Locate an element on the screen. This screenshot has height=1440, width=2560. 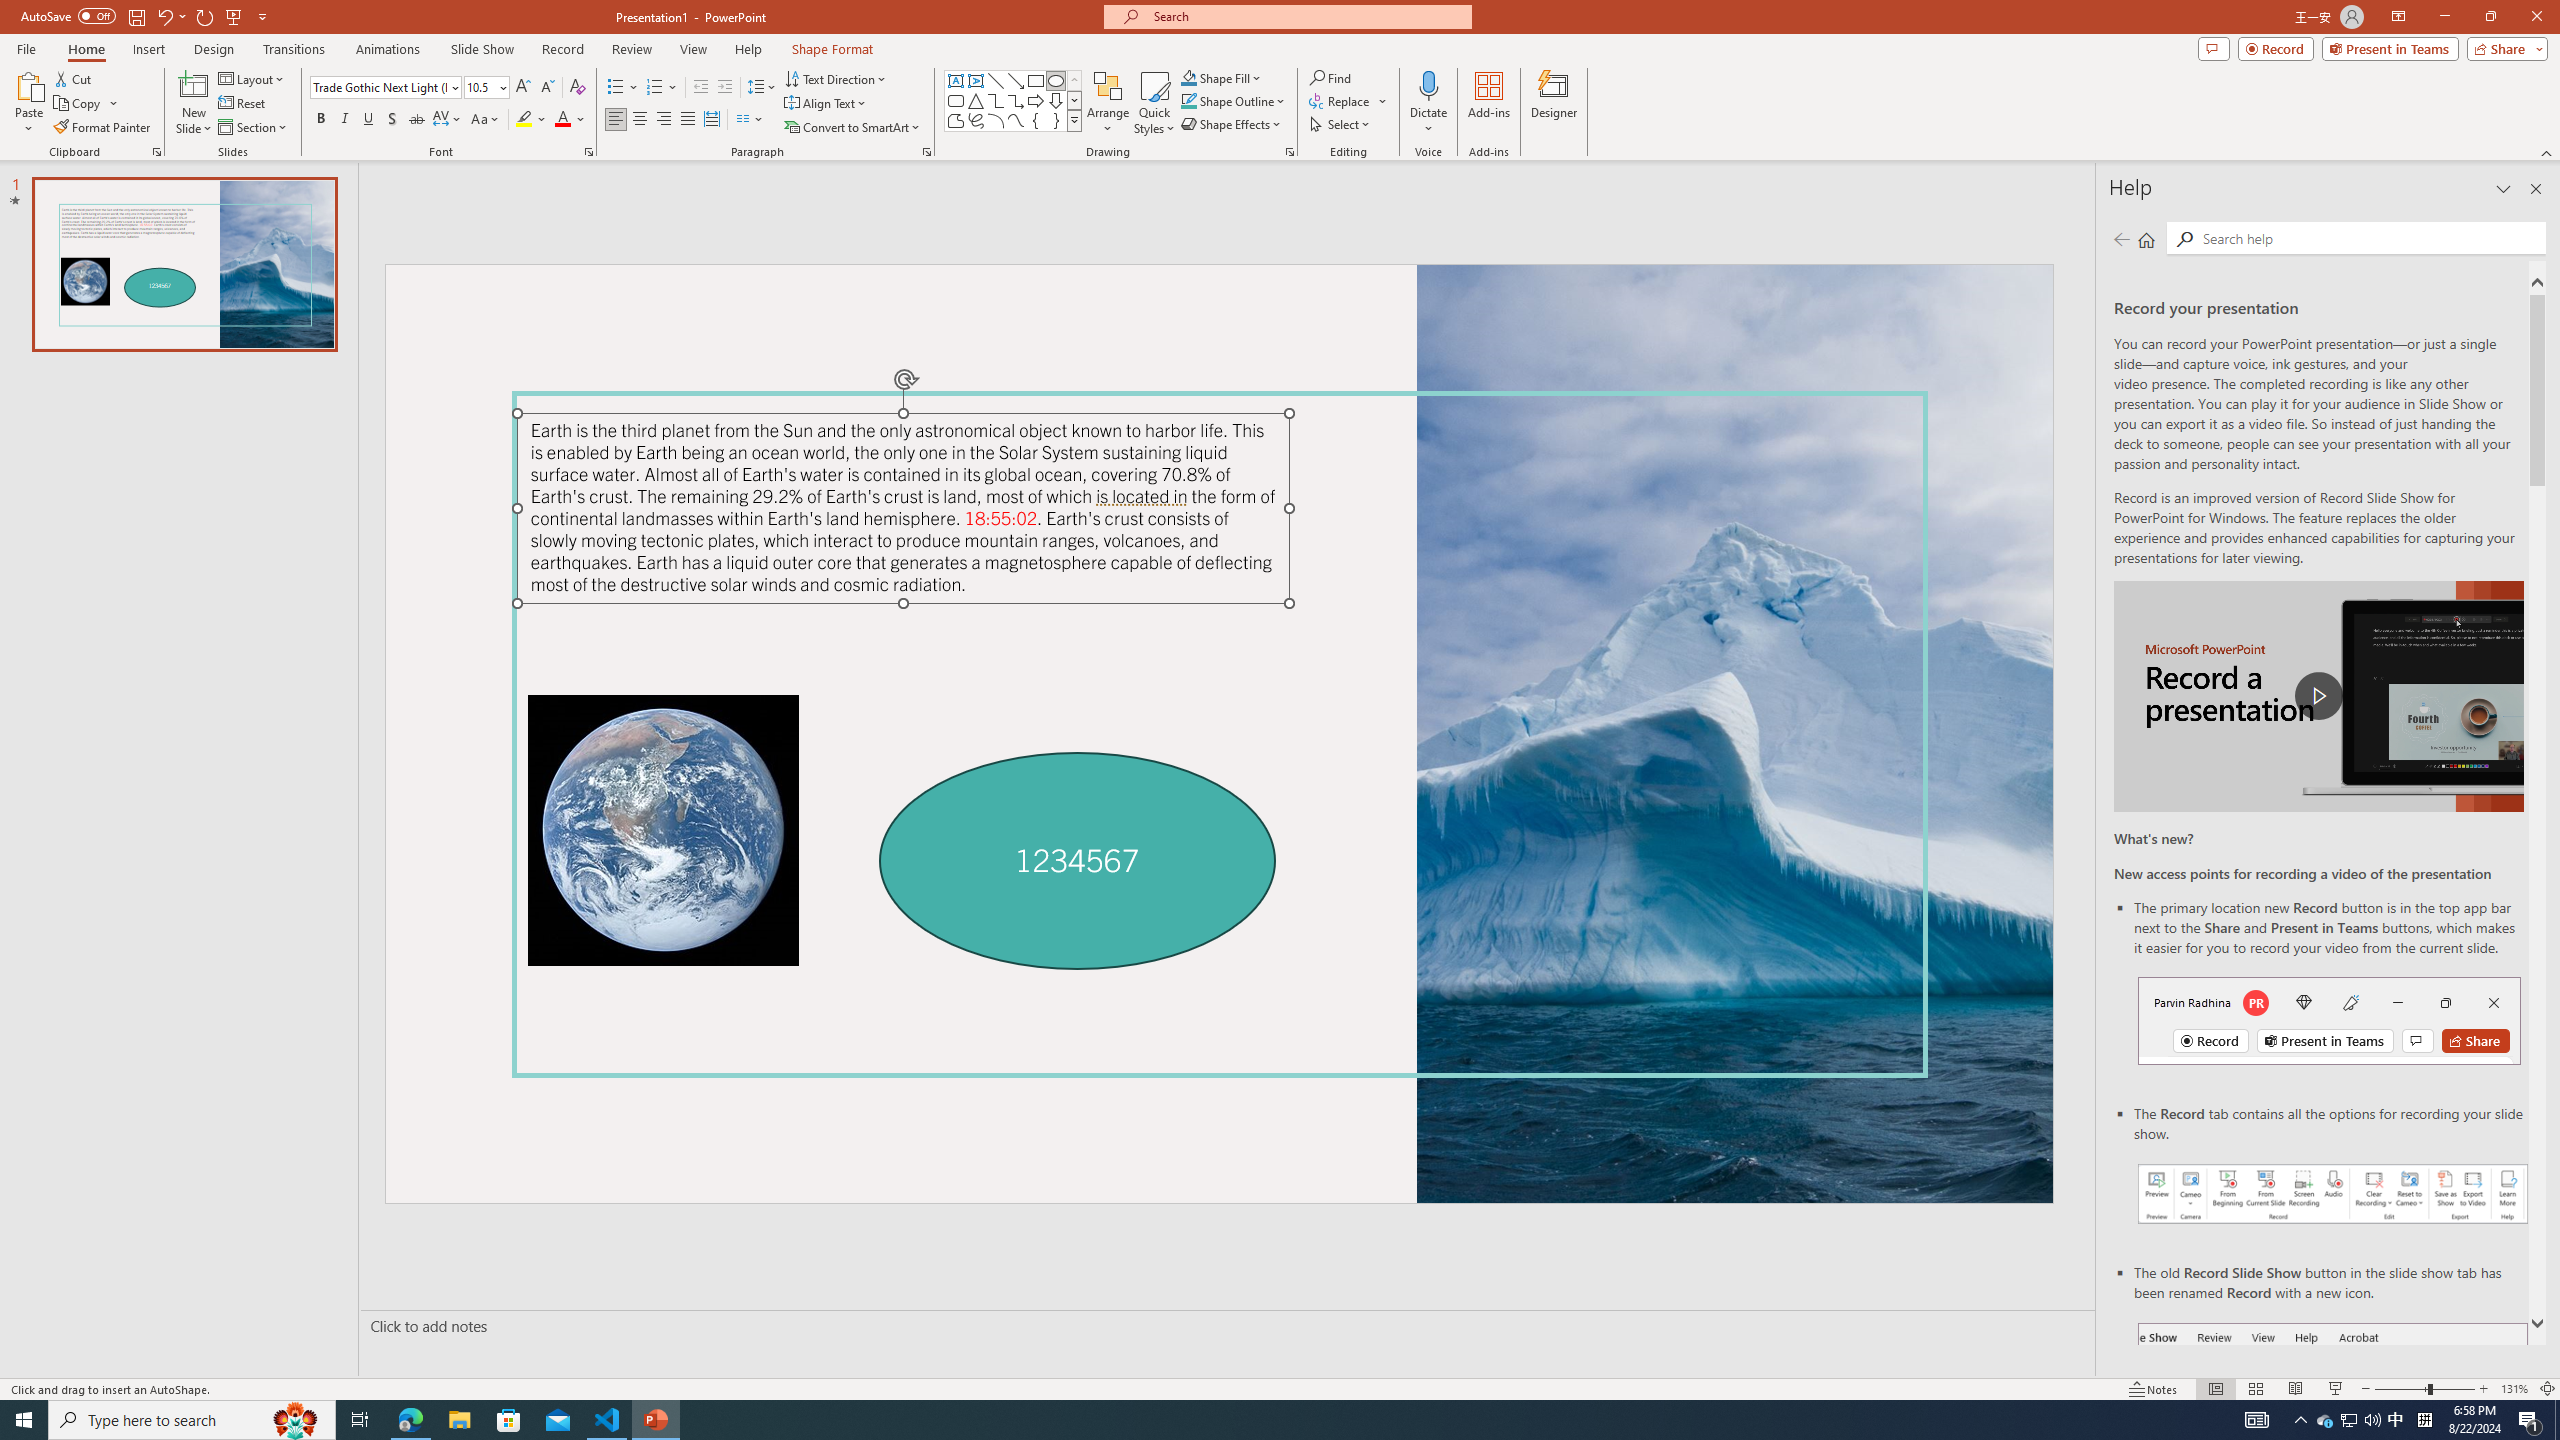
'Previous page' is located at coordinates (2121, 238).